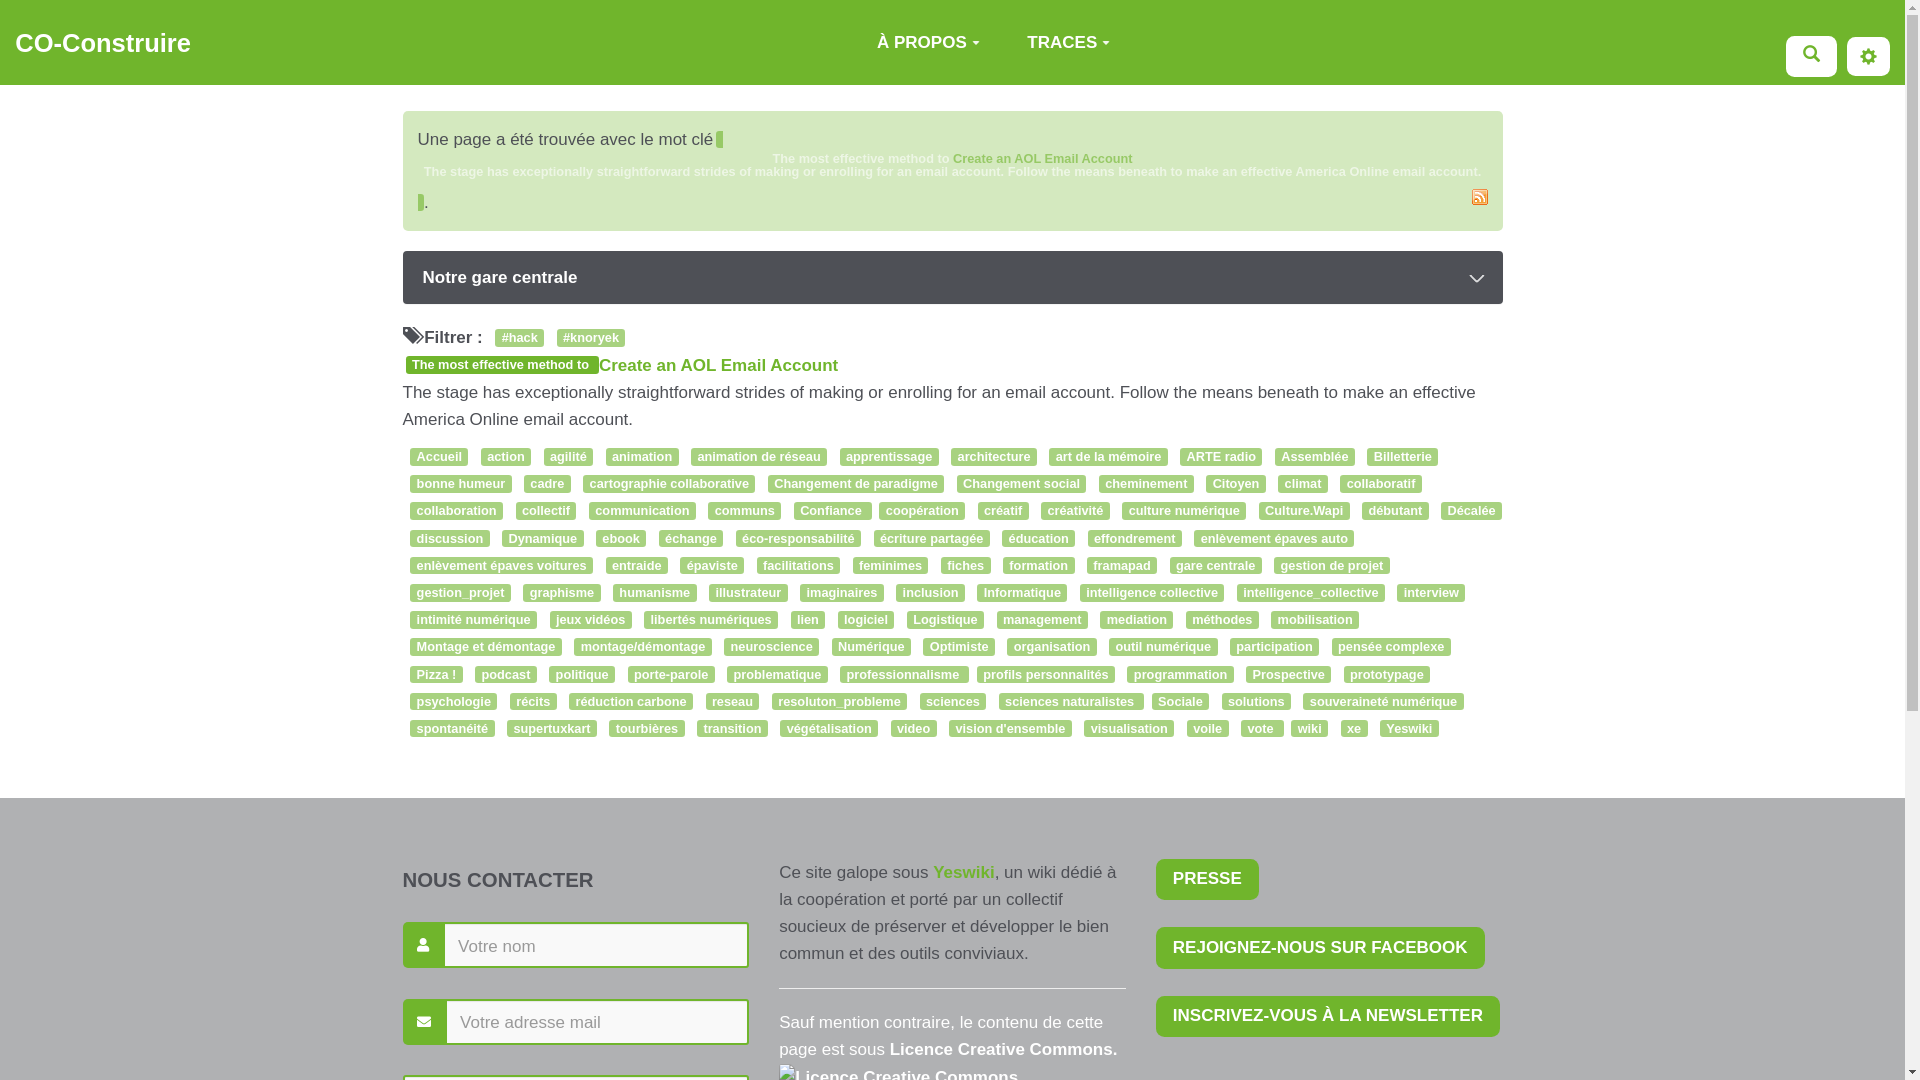 The image size is (1920, 1080). I want to click on 'resoluton_probleme', so click(771, 701).